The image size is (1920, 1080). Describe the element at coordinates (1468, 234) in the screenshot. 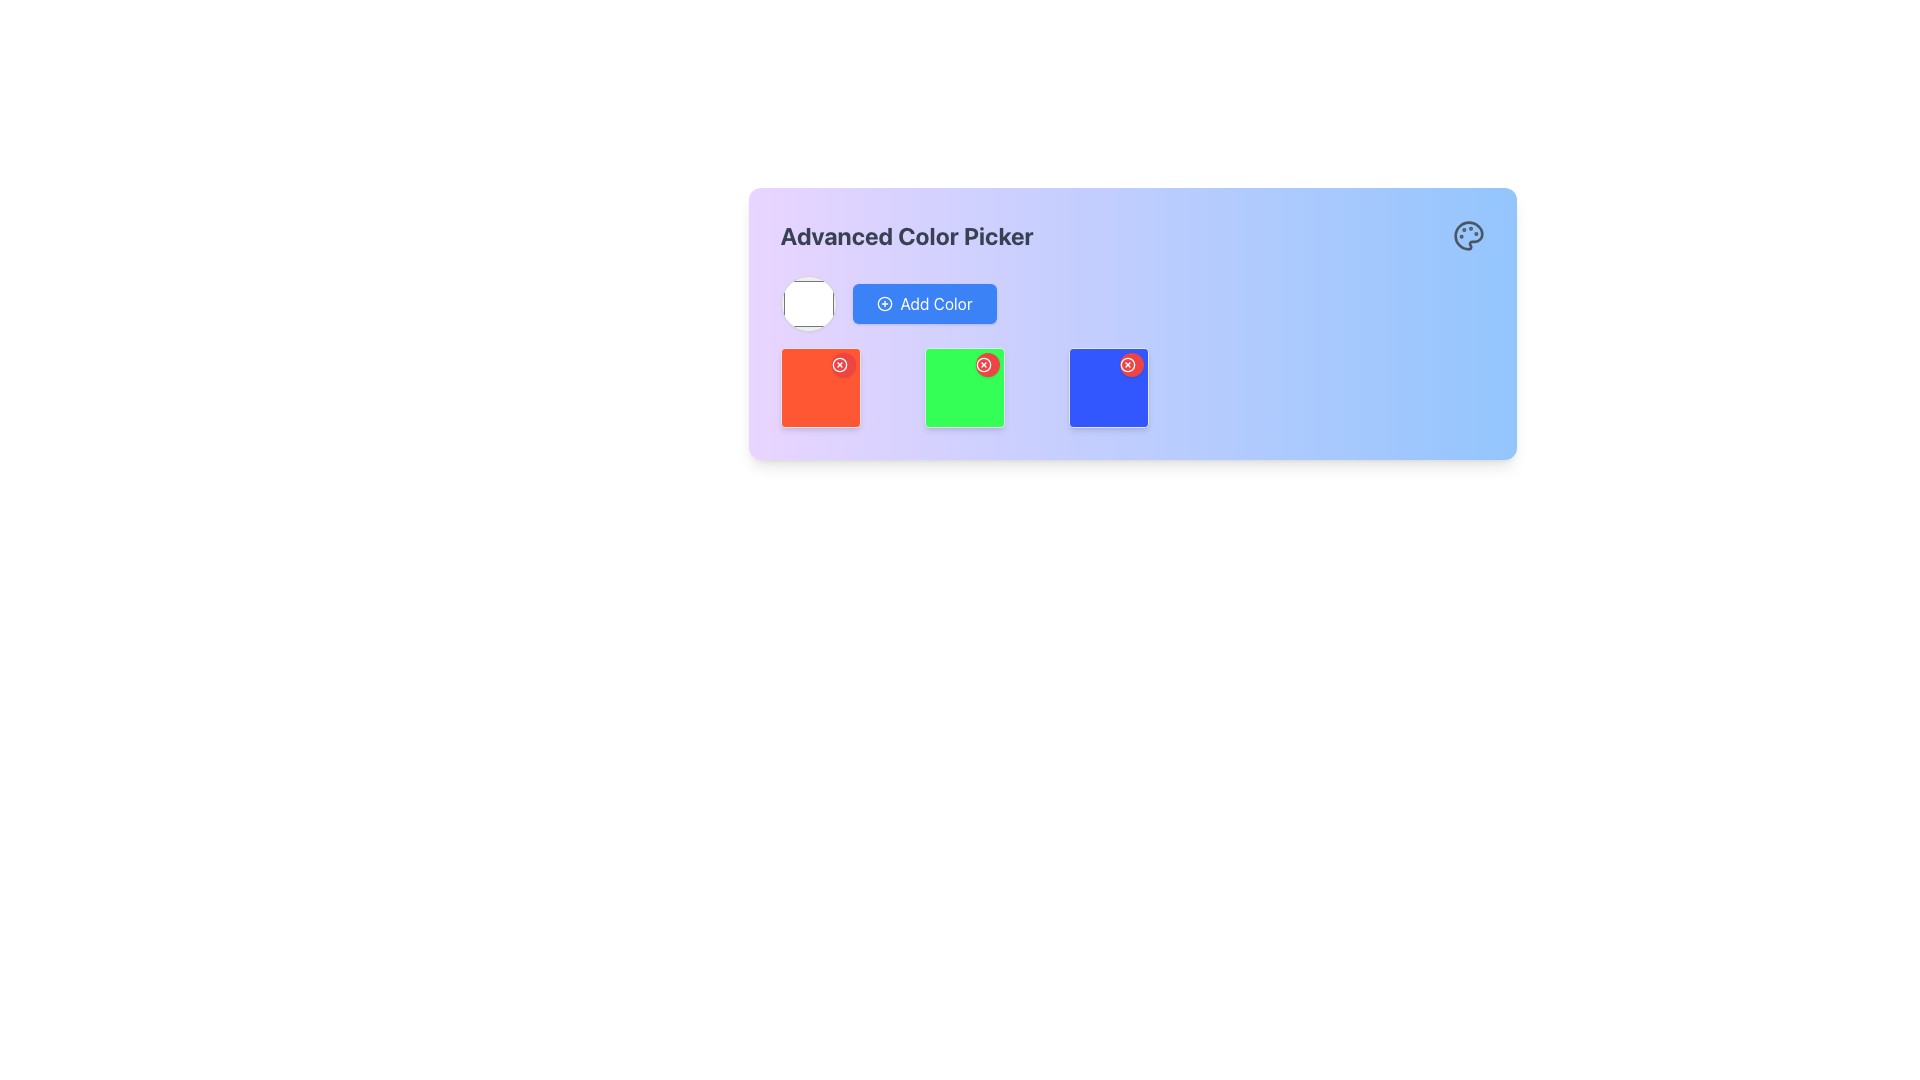

I see `the painter's palette icon located in the top right corner of the interface, which is part of the color picker tool group` at that location.